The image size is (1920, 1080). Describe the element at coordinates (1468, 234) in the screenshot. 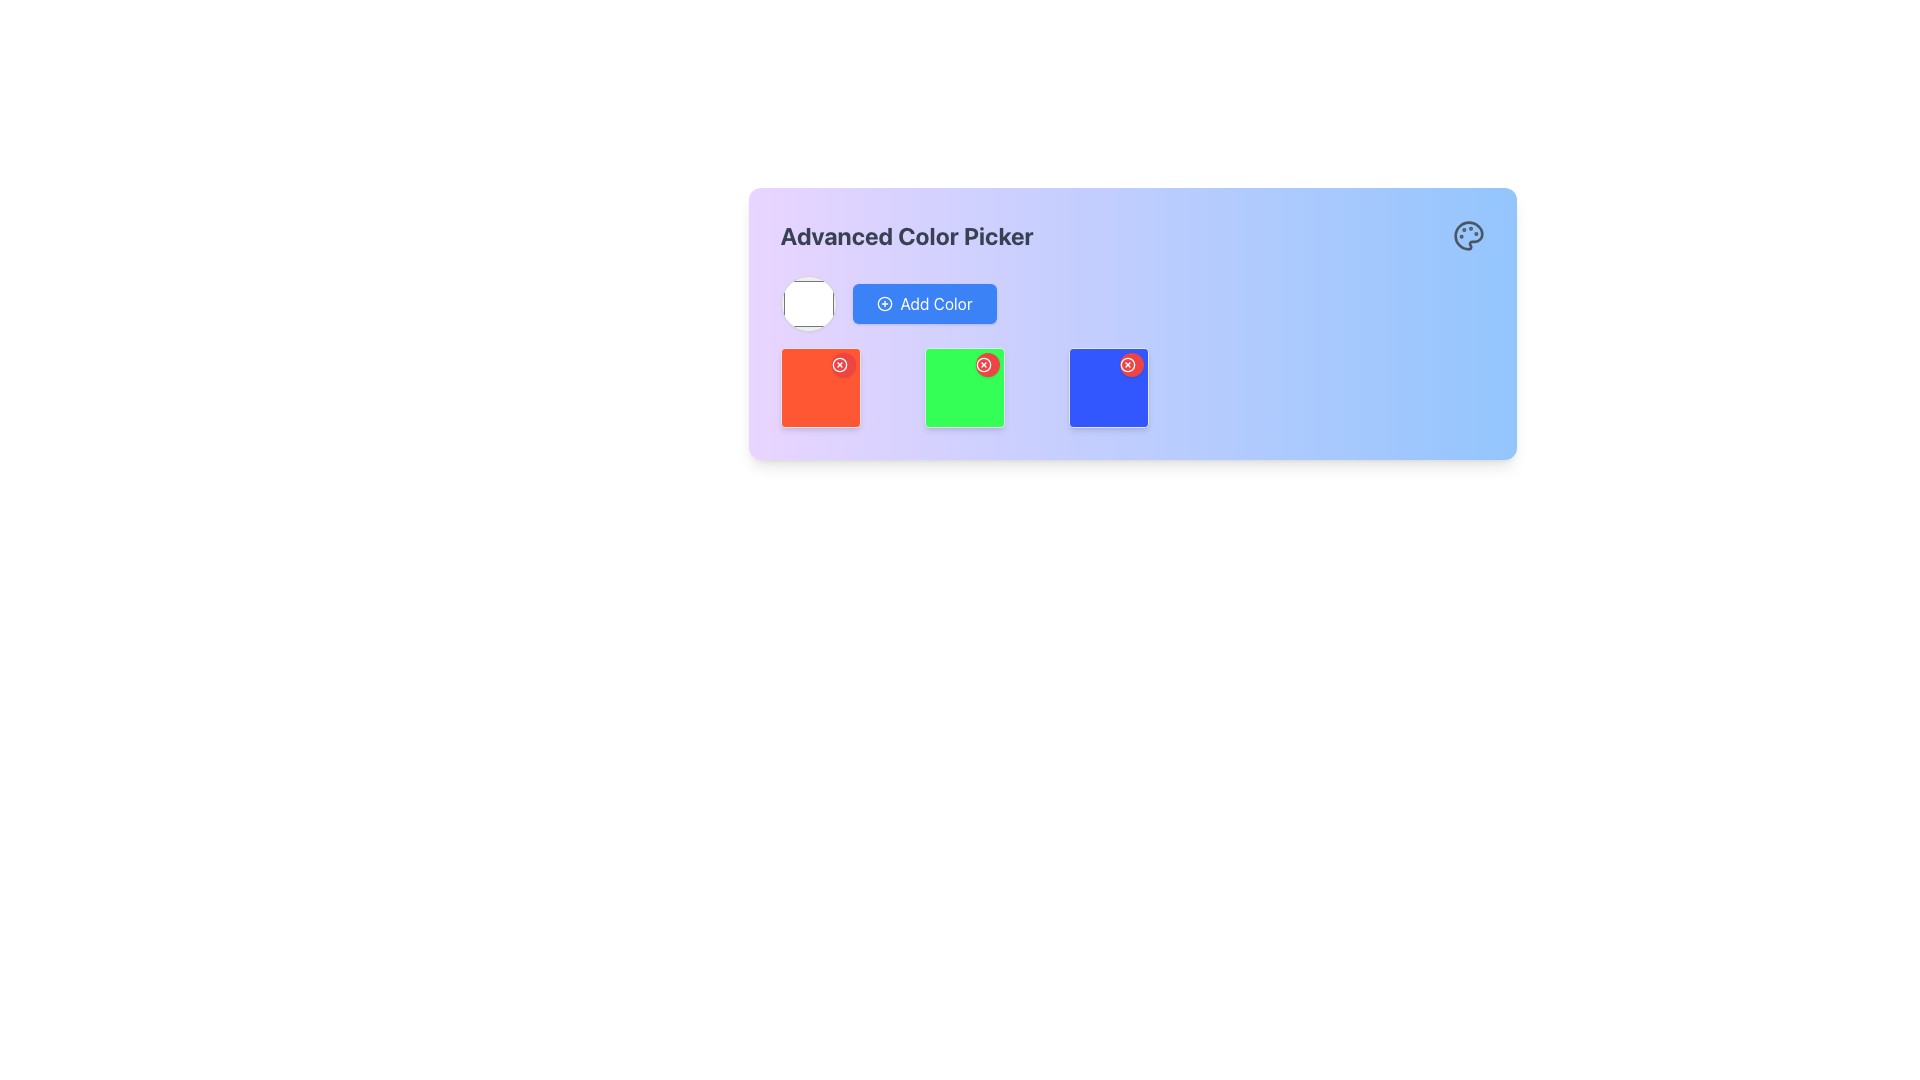

I see `the painter's palette icon located in the top right corner of the interface, which is part of the color picker tool group` at that location.